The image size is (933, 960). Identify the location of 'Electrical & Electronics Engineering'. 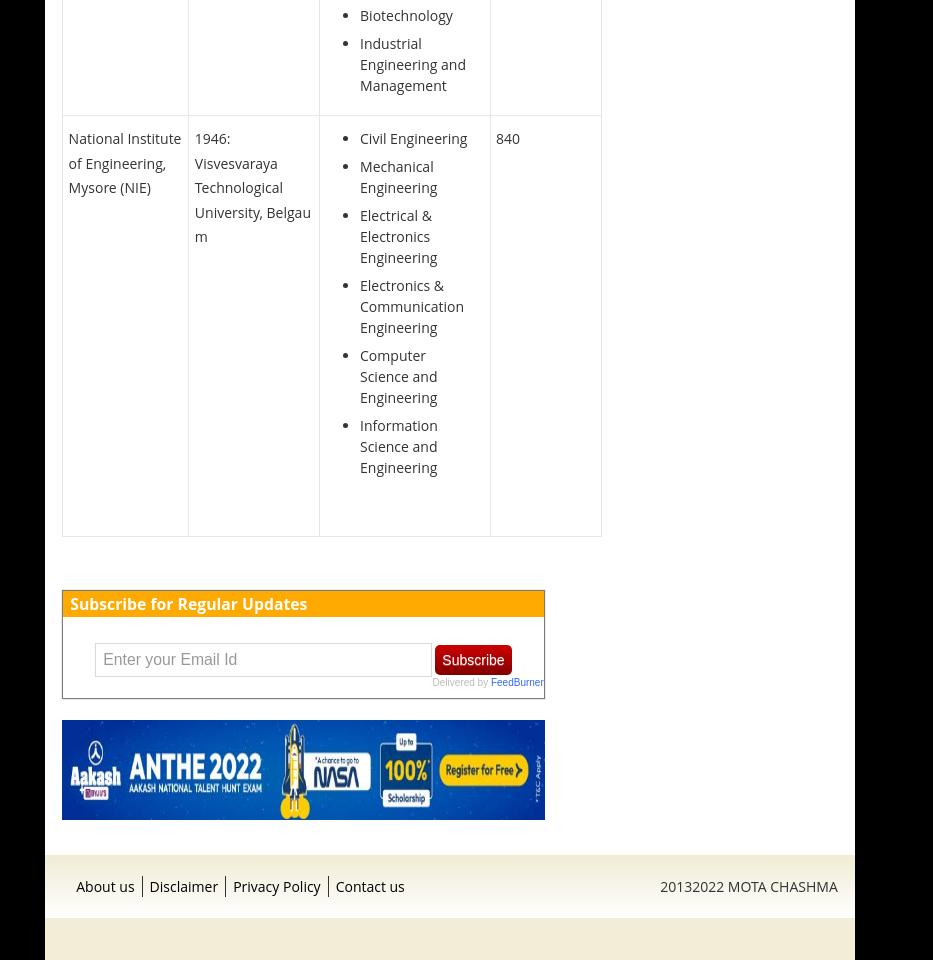
(398, 236).